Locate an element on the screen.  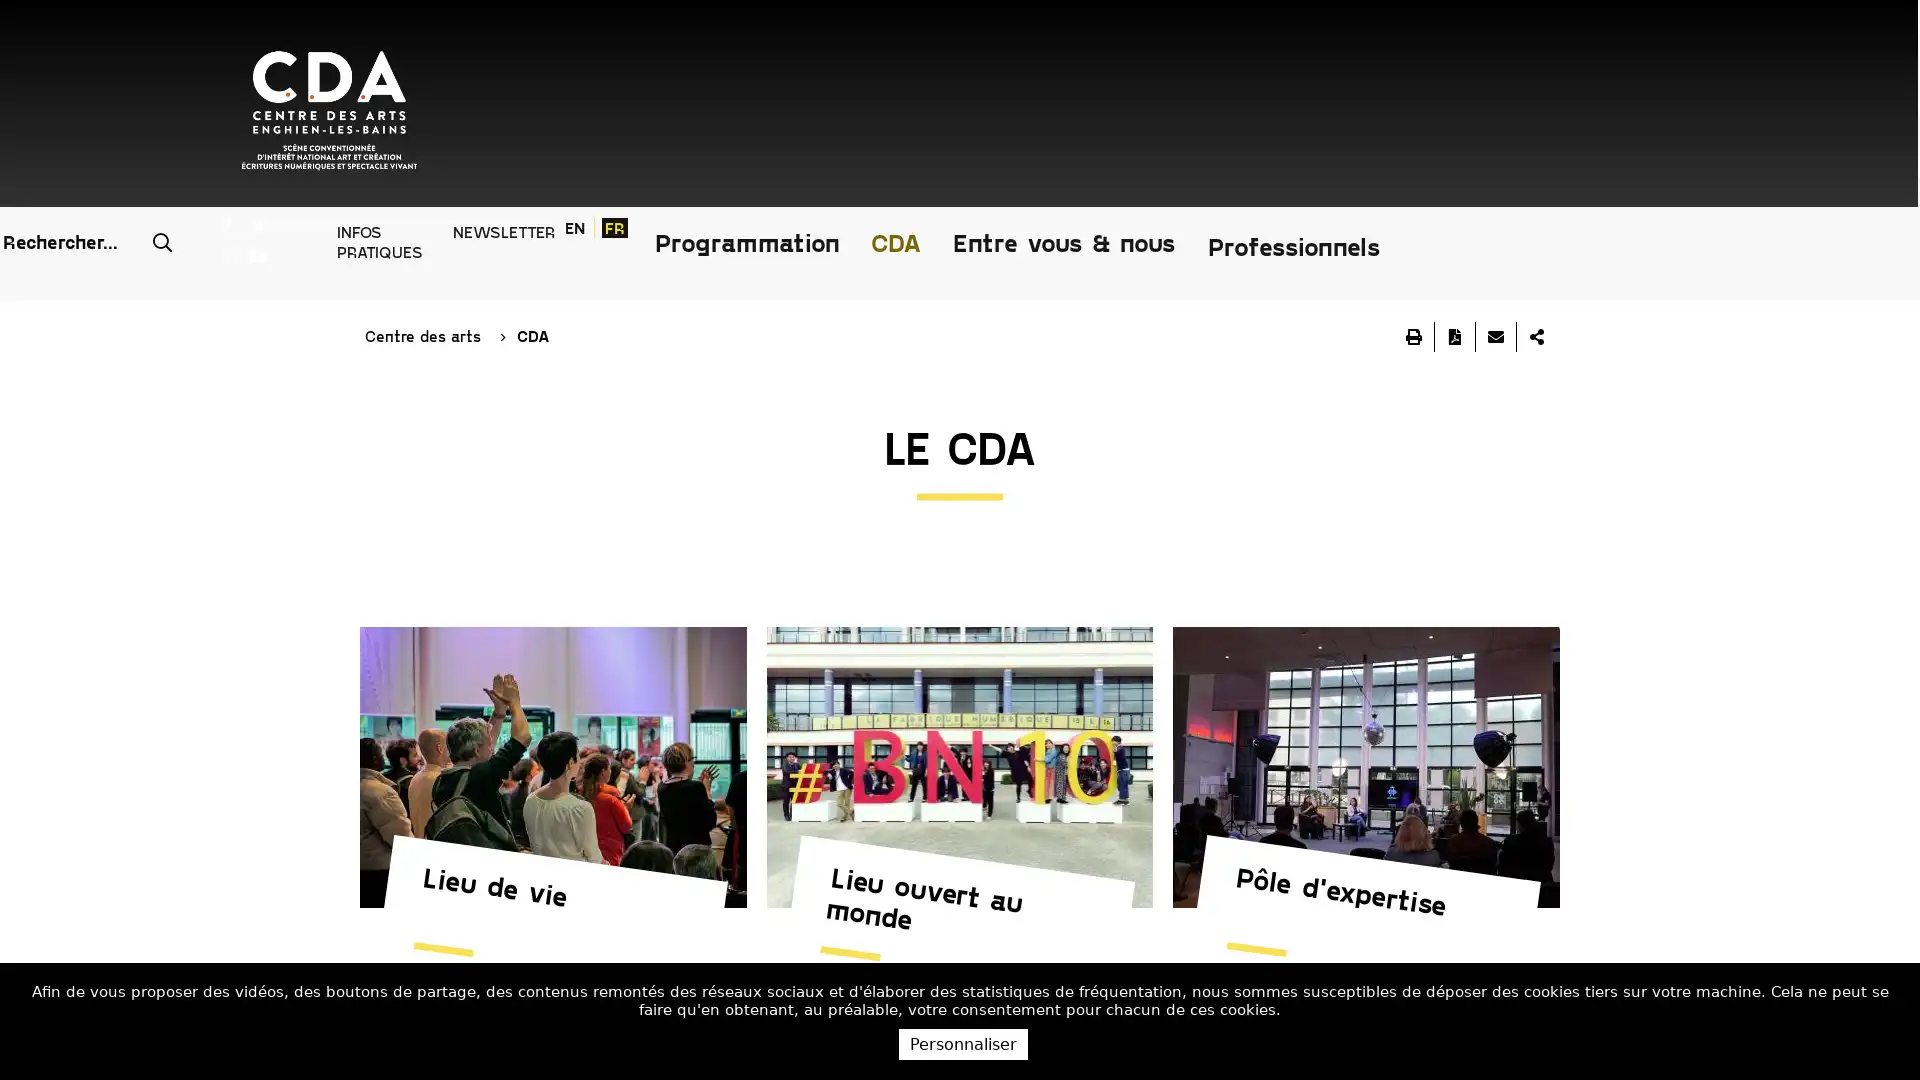
Partager cette page is located at coordinates (1535, 196).